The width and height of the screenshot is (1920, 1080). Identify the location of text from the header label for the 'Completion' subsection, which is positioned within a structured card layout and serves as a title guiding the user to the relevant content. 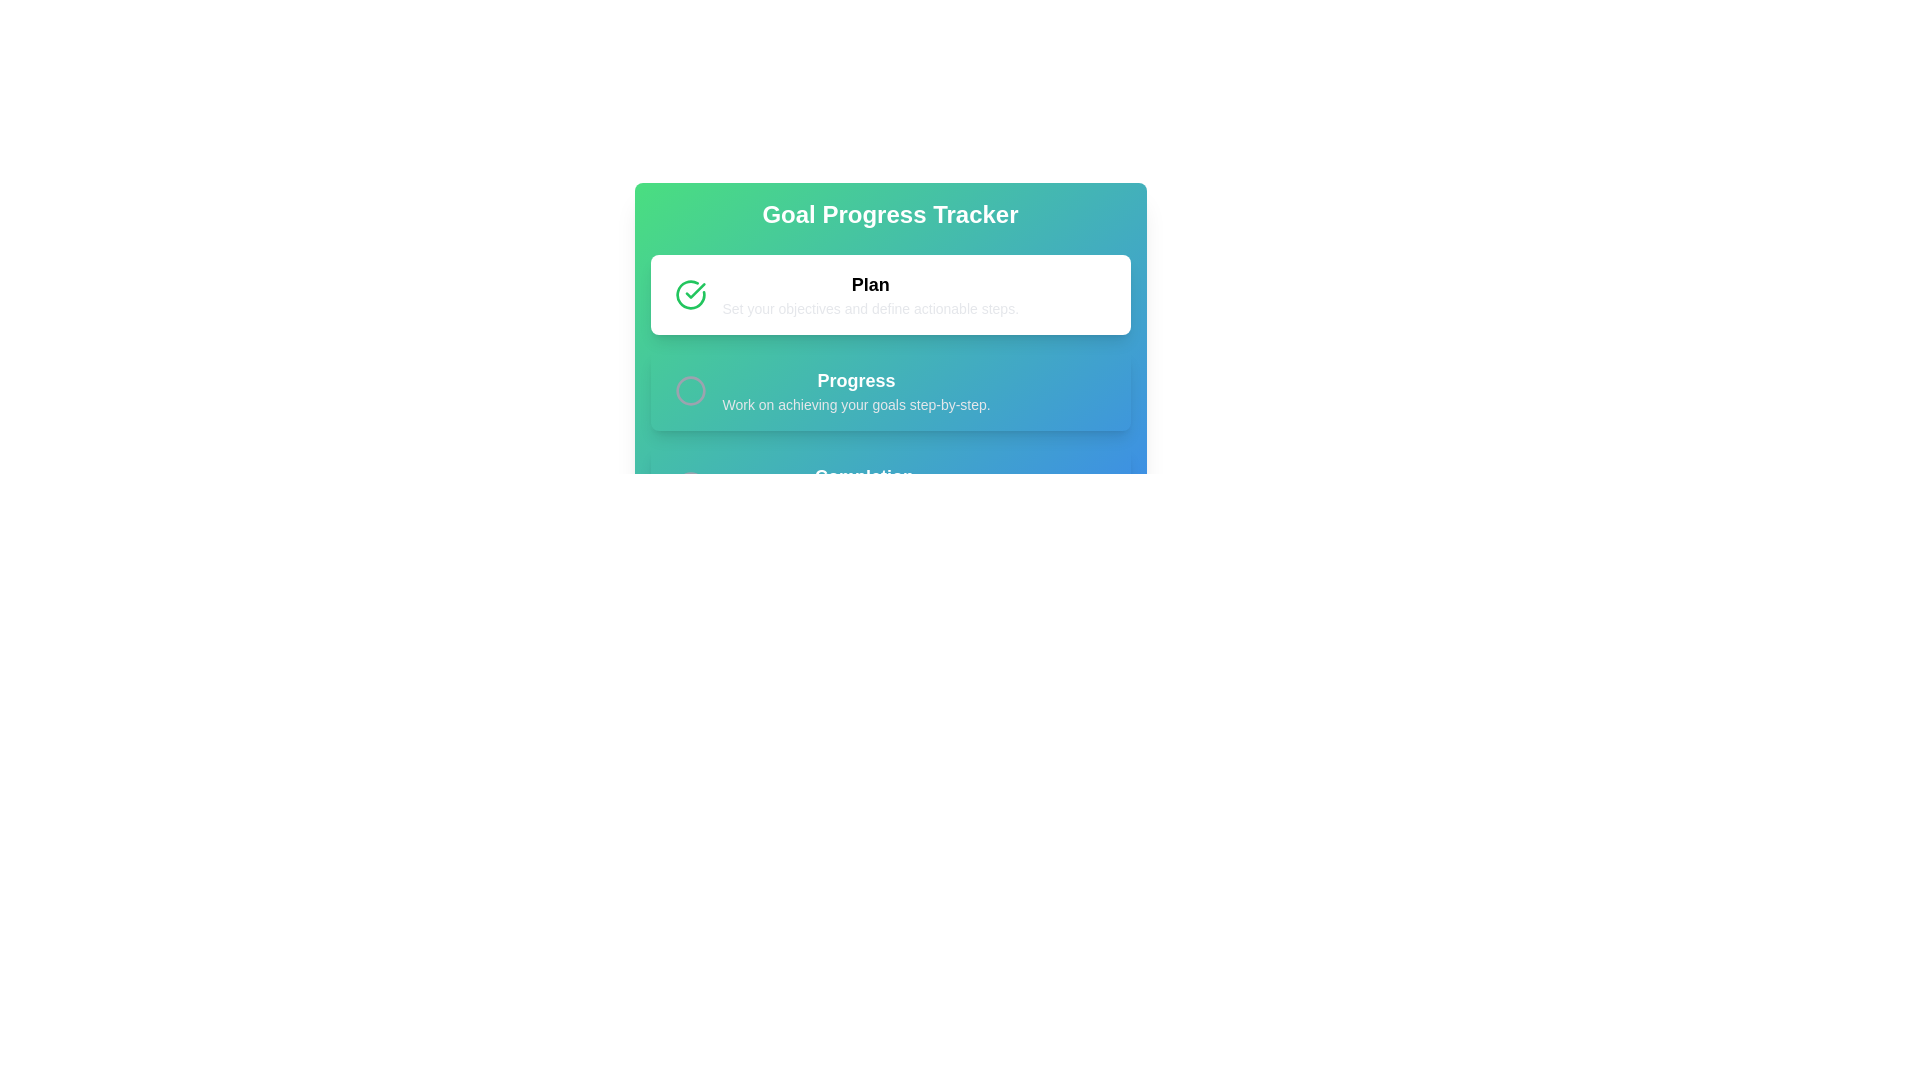
(864, 477).